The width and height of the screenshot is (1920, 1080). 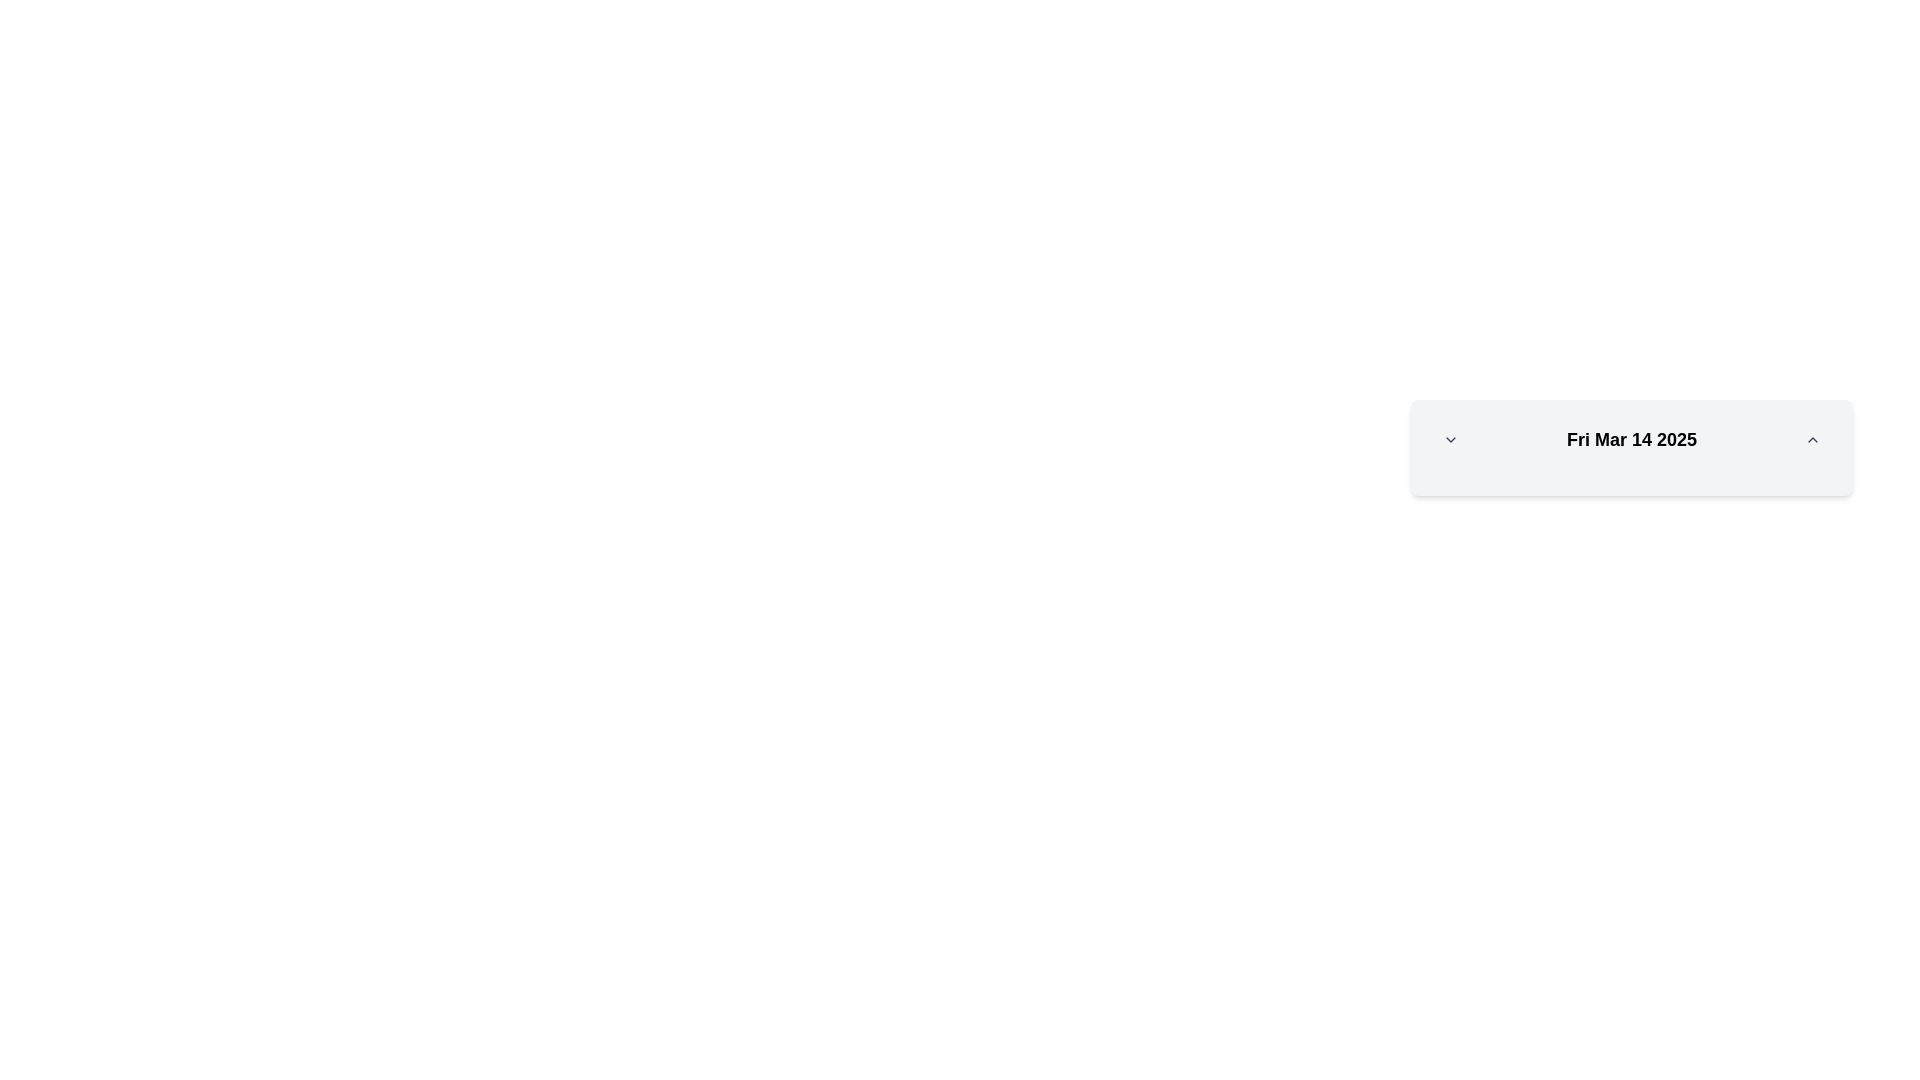 What do you see at coordinates (1632, 438) in the screenshot?
I see `the interactive date display with navigation controls that shows 'Fri Mar 14 2025', which includes dropdown icons on either side` at bounding box center [1632, 438].